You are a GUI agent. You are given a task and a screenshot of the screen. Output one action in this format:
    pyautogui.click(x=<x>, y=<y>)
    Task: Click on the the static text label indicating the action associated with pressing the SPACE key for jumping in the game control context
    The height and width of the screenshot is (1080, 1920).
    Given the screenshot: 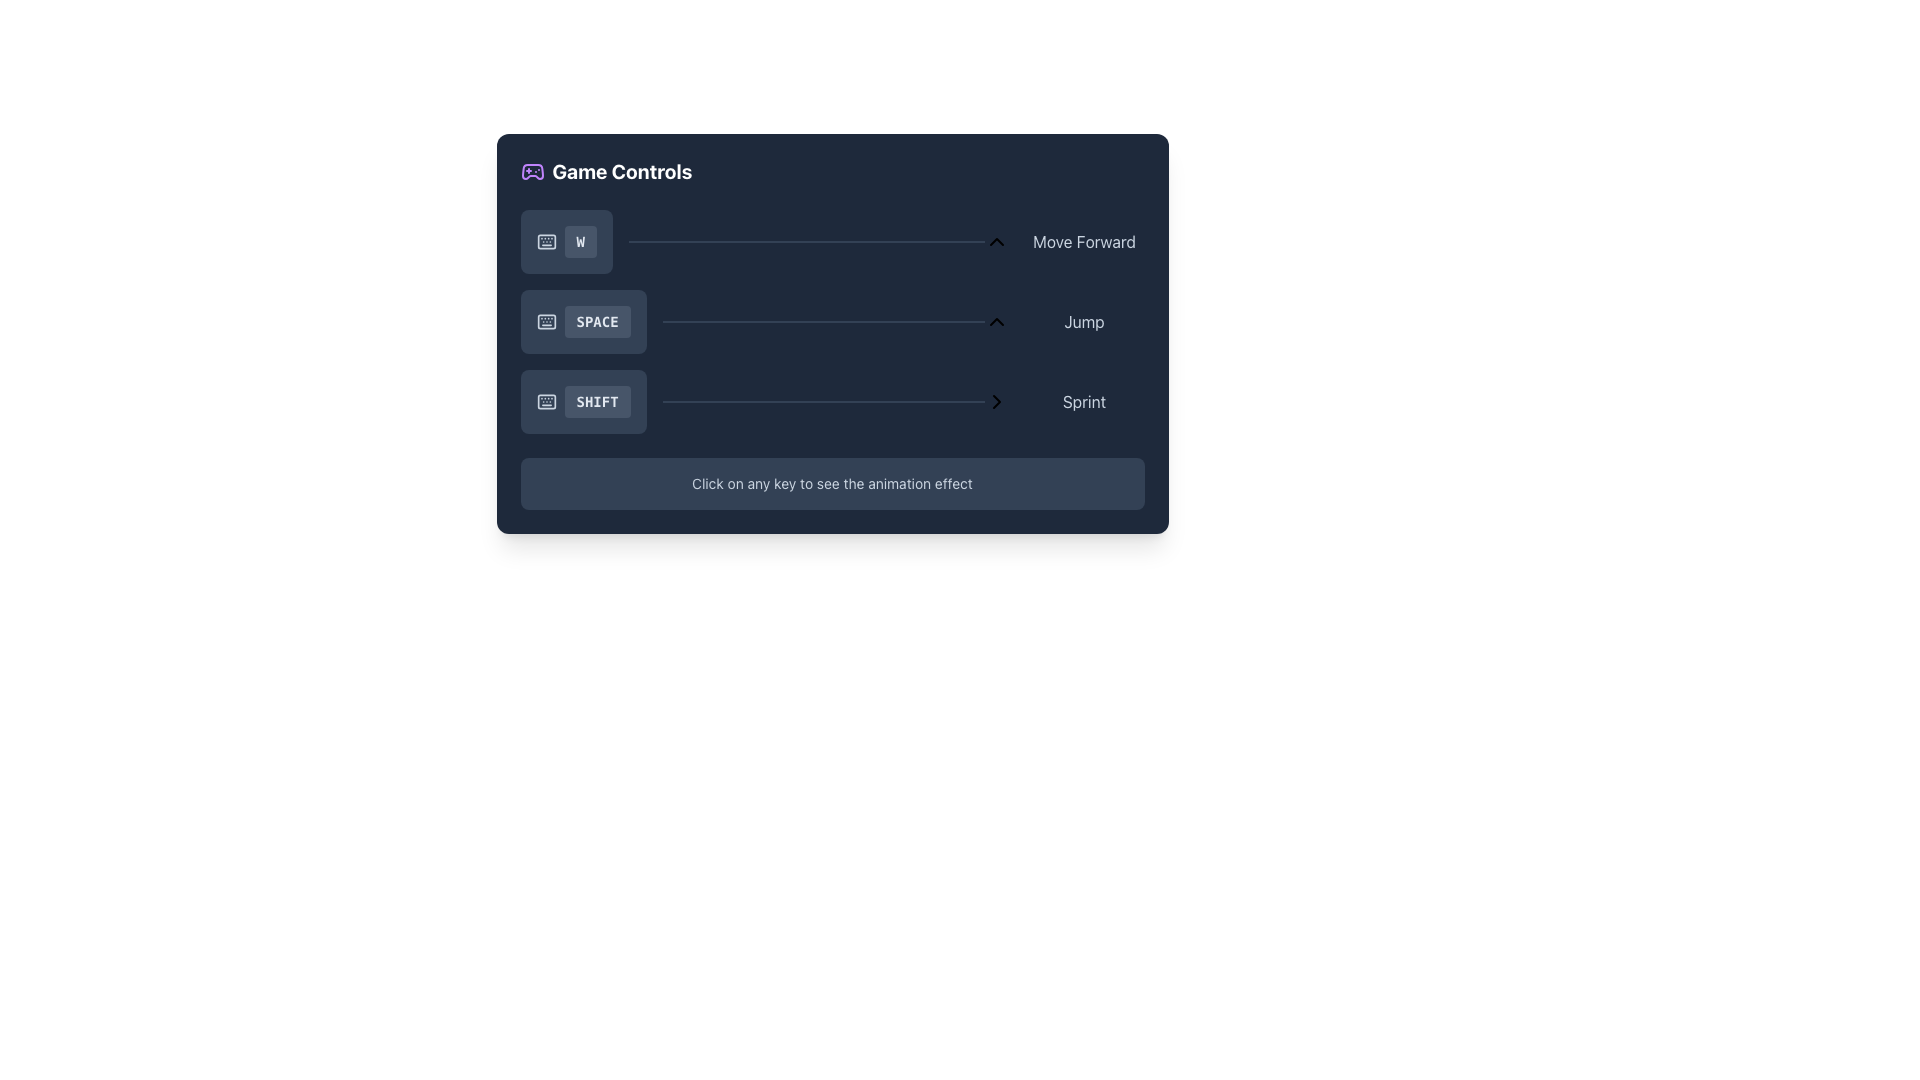 What is the action you would take?
    pyautogui.click(x=1083, y=320)
    